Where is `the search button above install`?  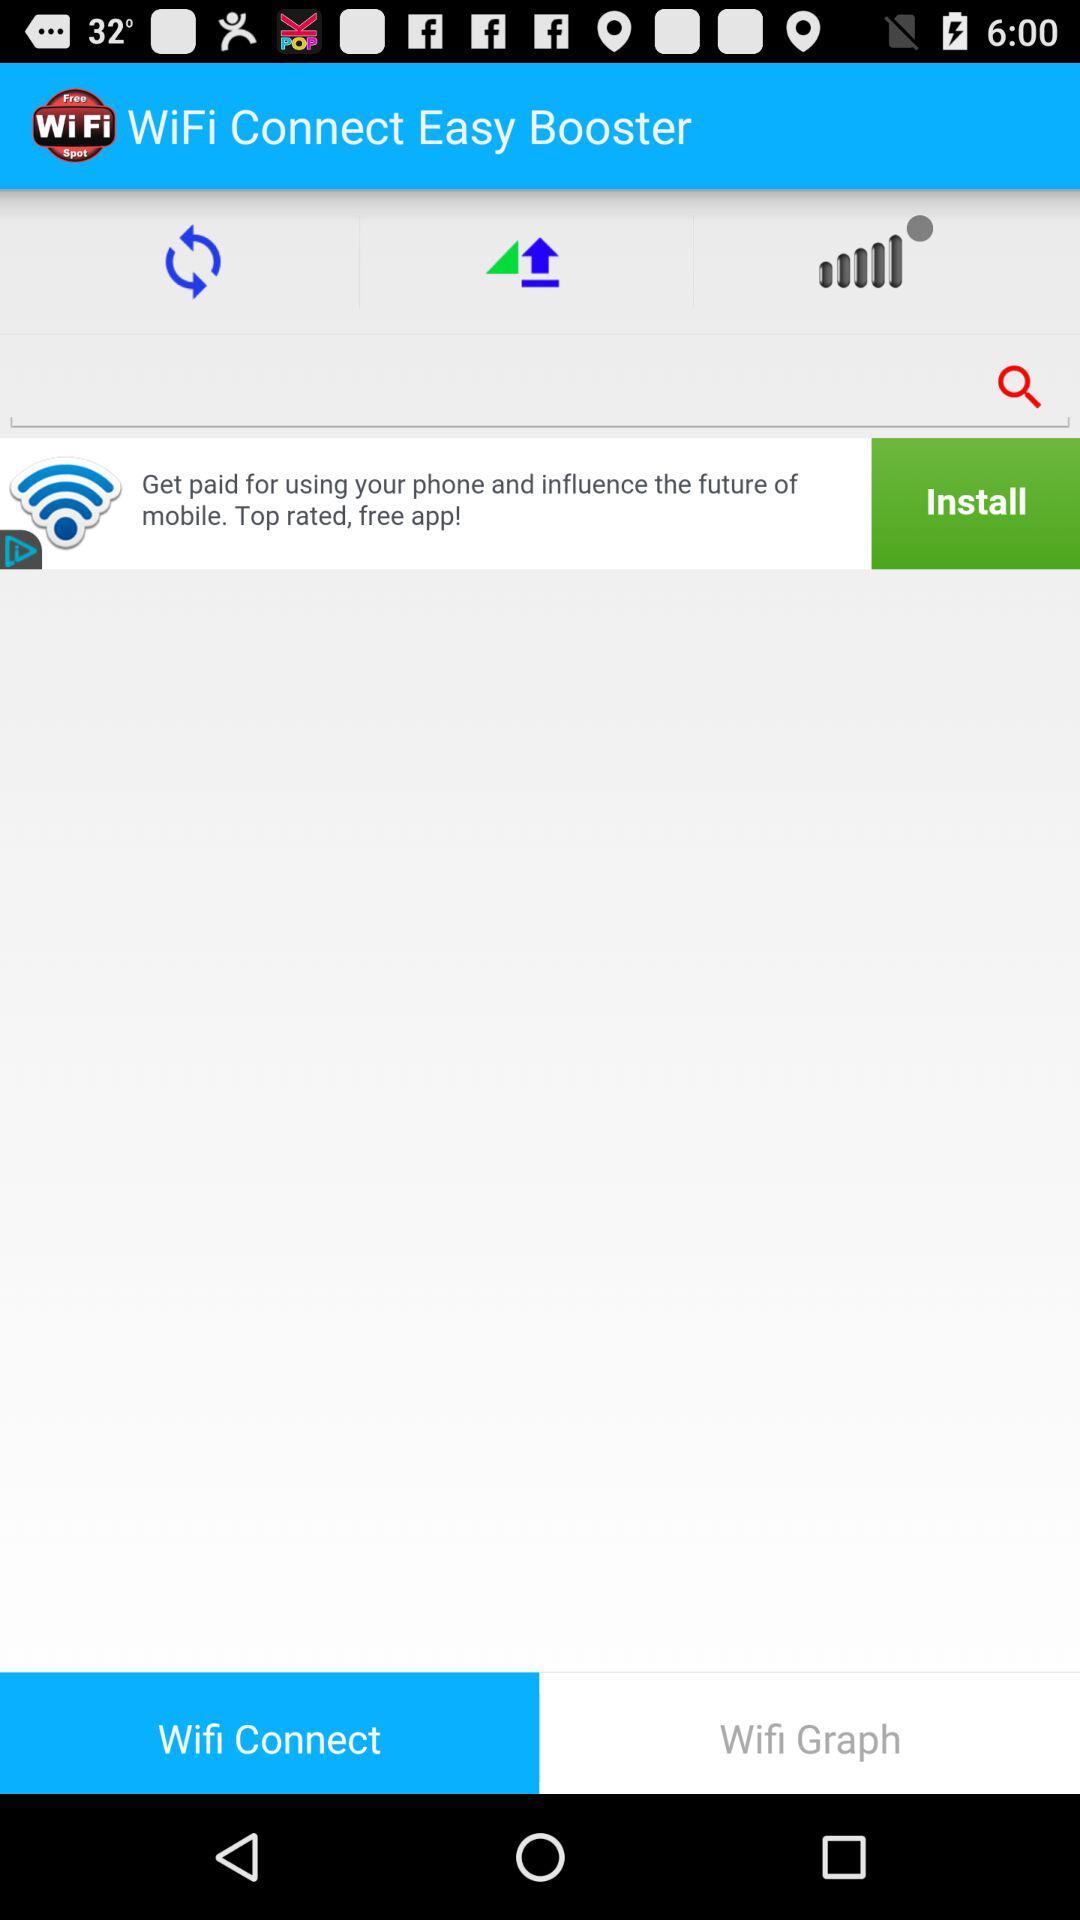 the search button above install is located at coordinates (1021, 385).